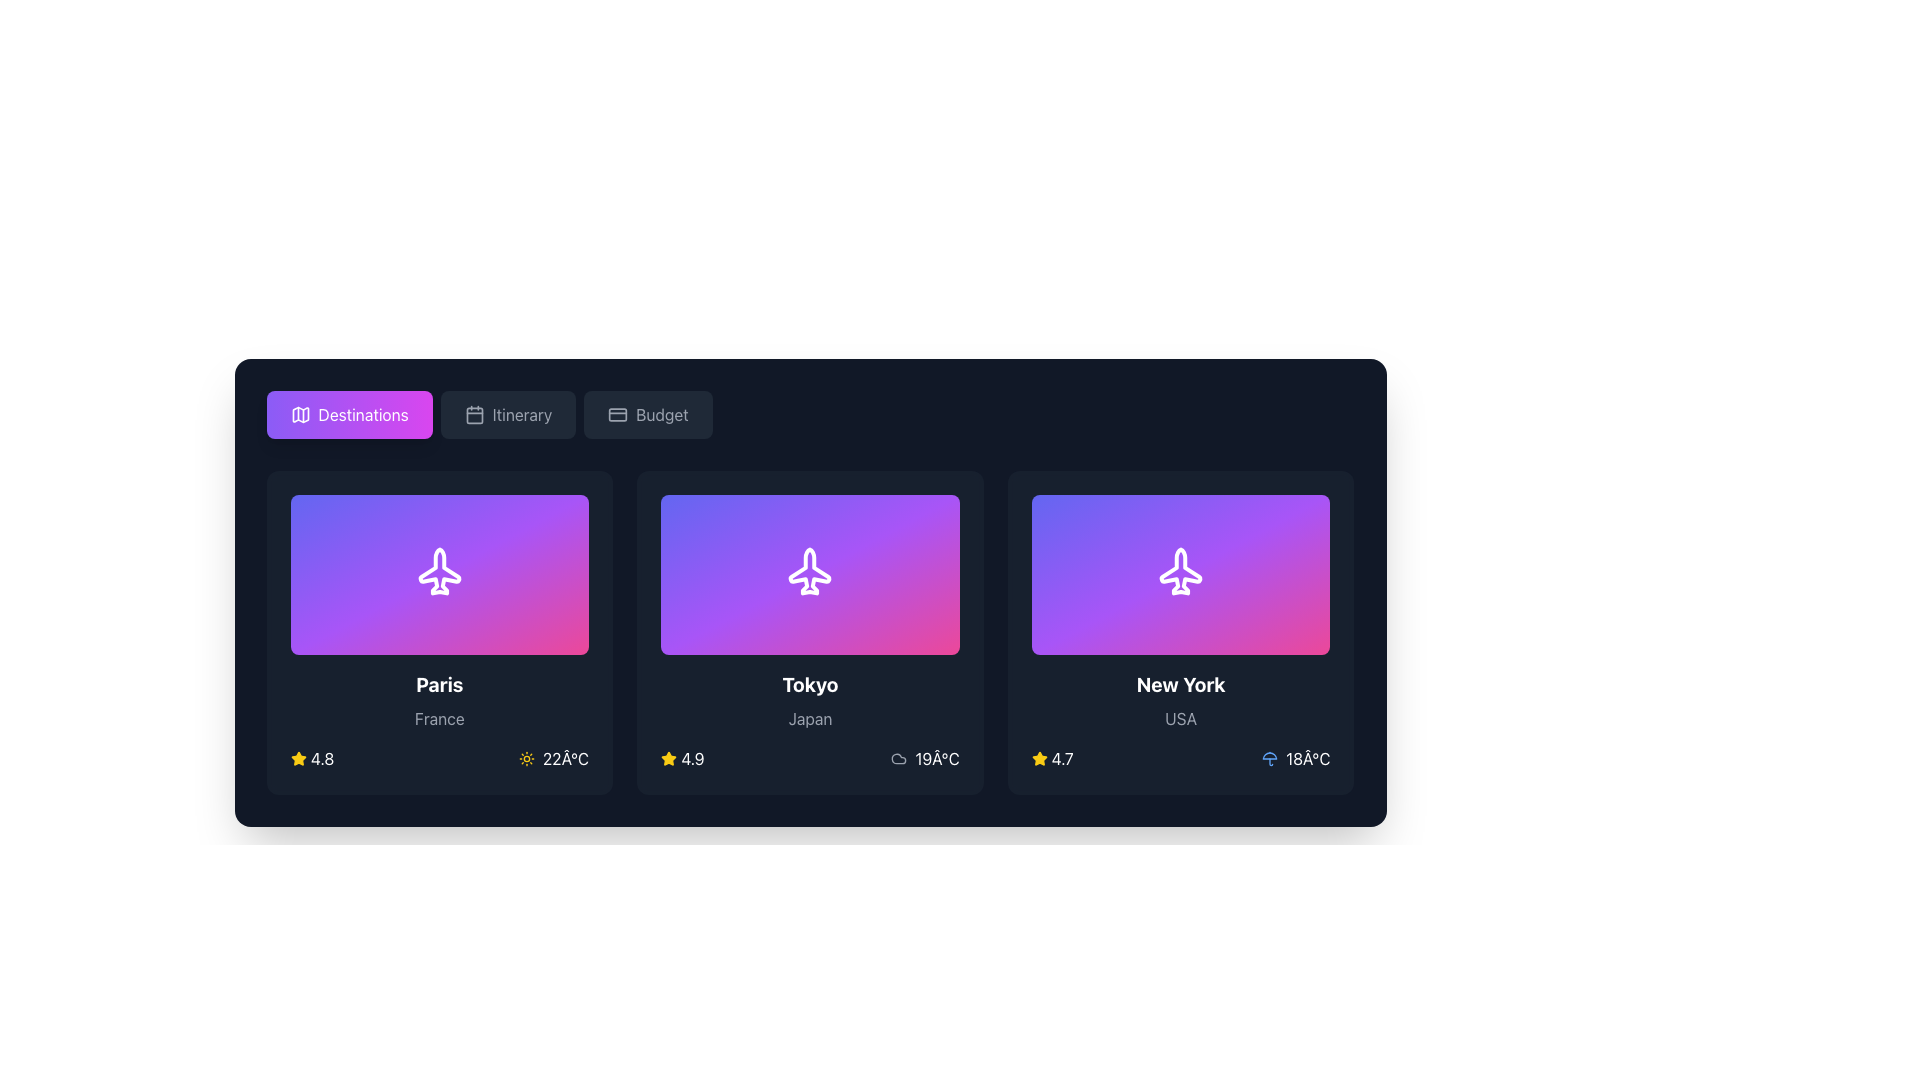  I want to click on the central Destination card displaying 'Tokyo' with a gradient background for rearranging within the grid layout, so click(810, 632).